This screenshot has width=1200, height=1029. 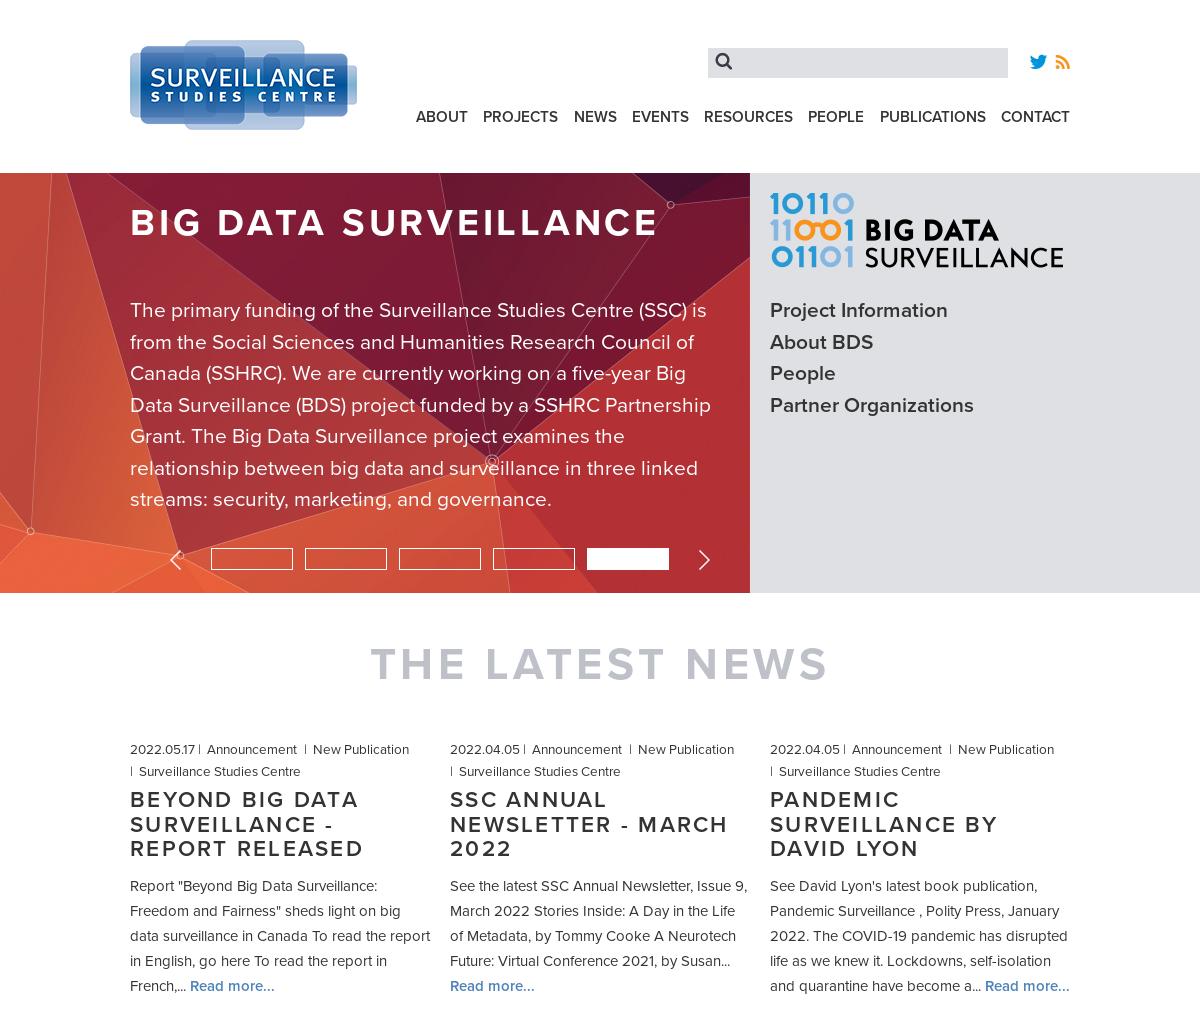 What do you see at coordinates (390, 554) in the screenshot?
I see `'2'` at bounding box center [390, 554].